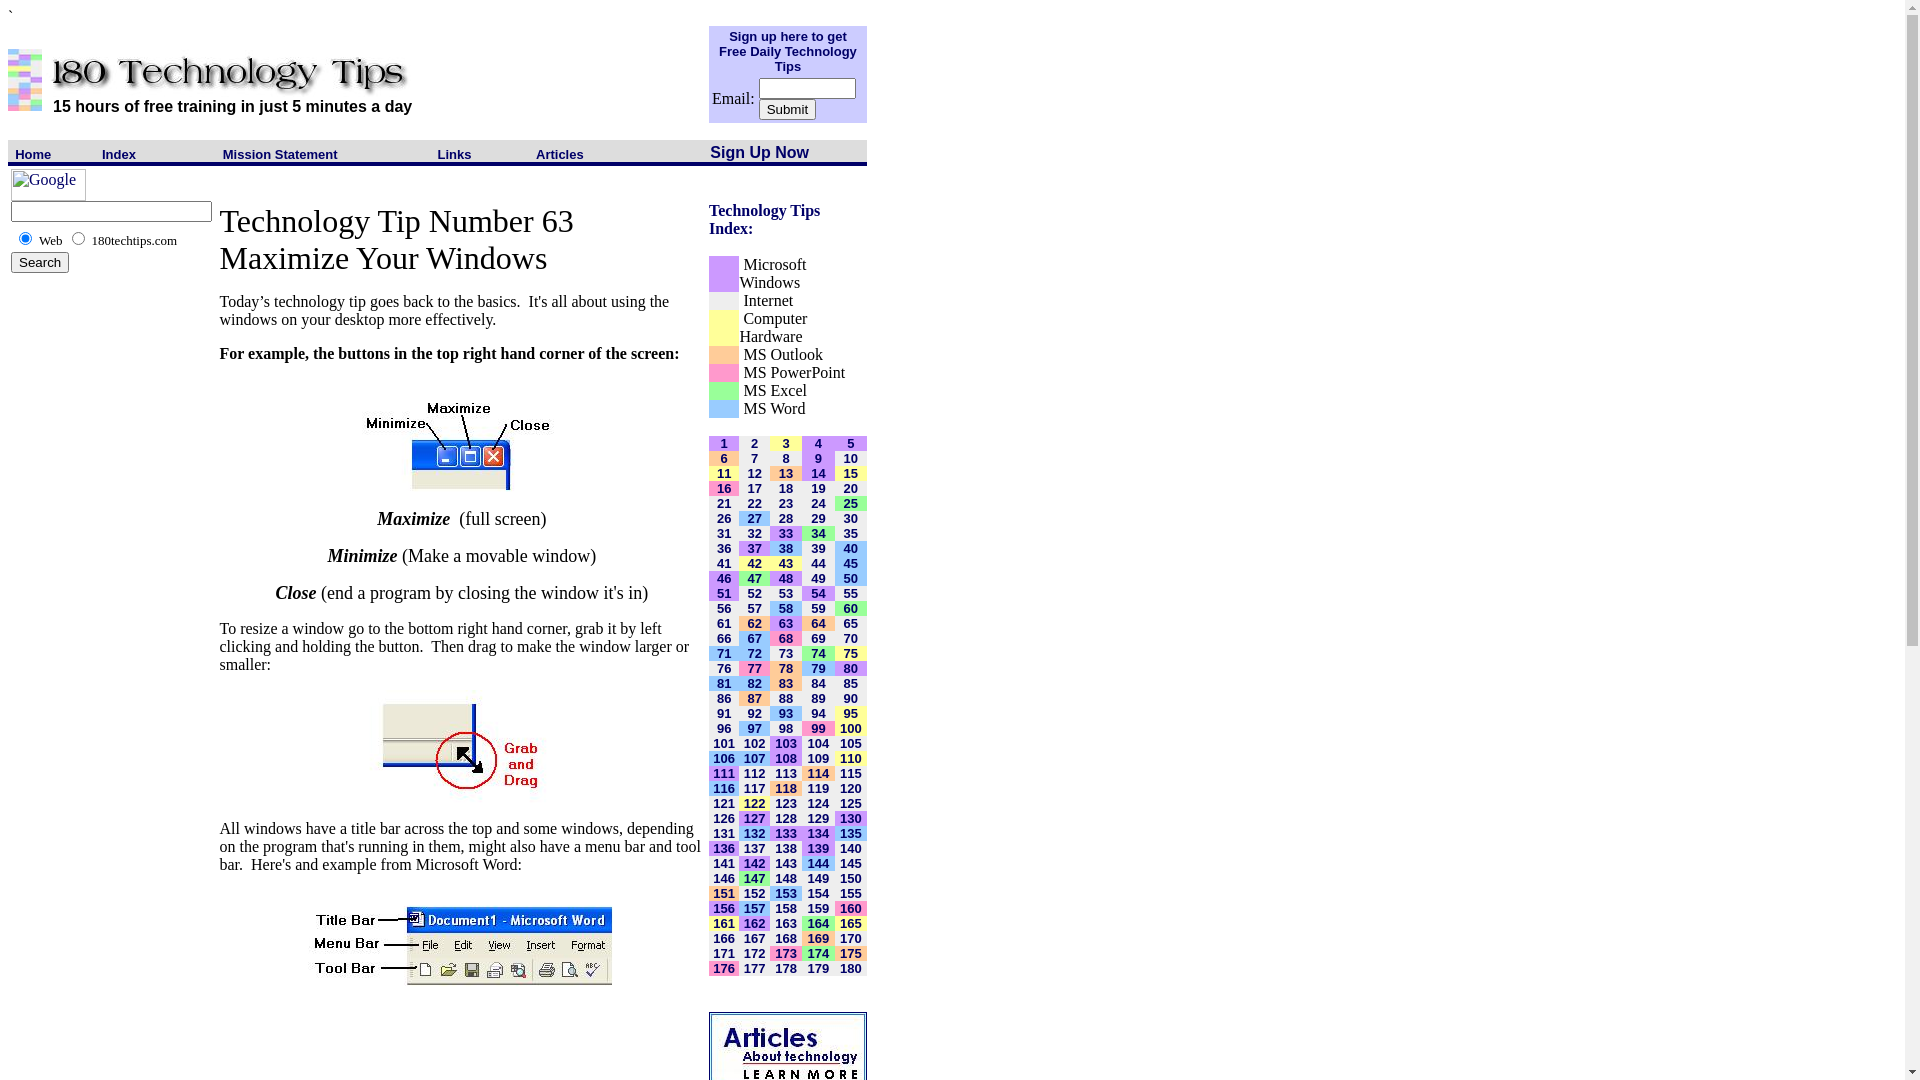  Describe the element at coordinates (743, 786) in the screenshot. I see `'117'` at that location.